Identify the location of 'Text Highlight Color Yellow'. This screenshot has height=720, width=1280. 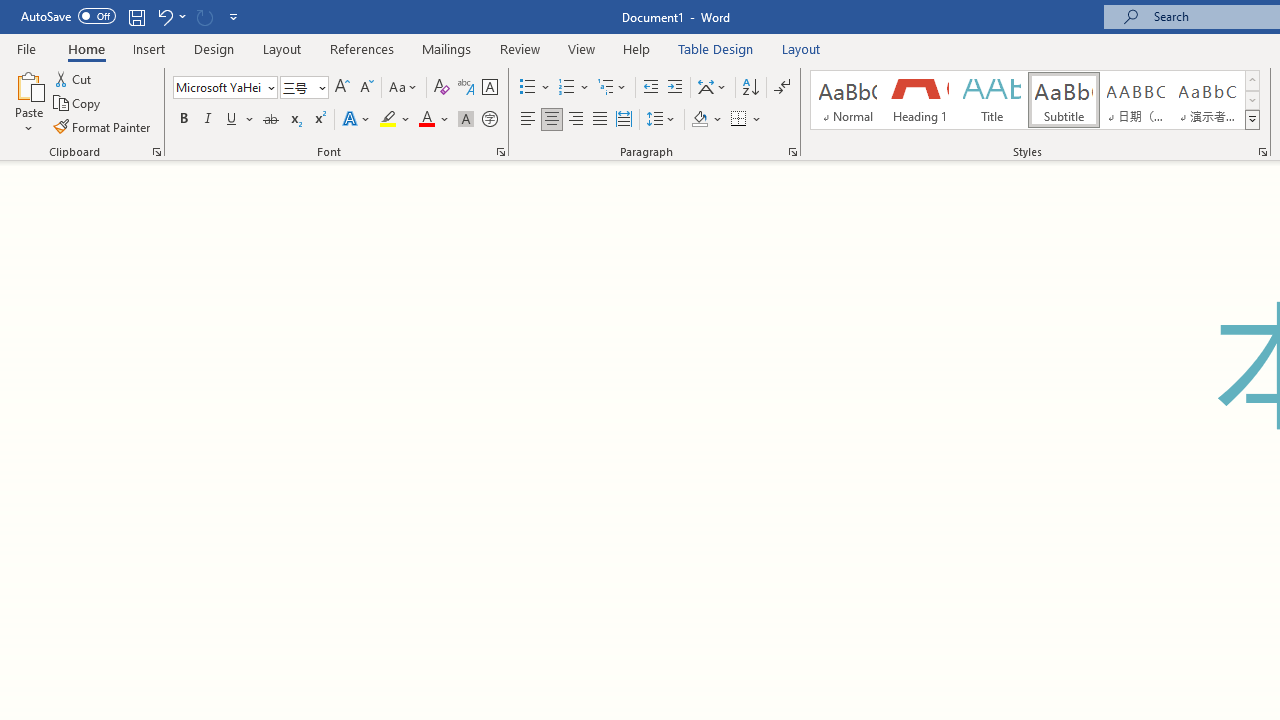
(388, 119).